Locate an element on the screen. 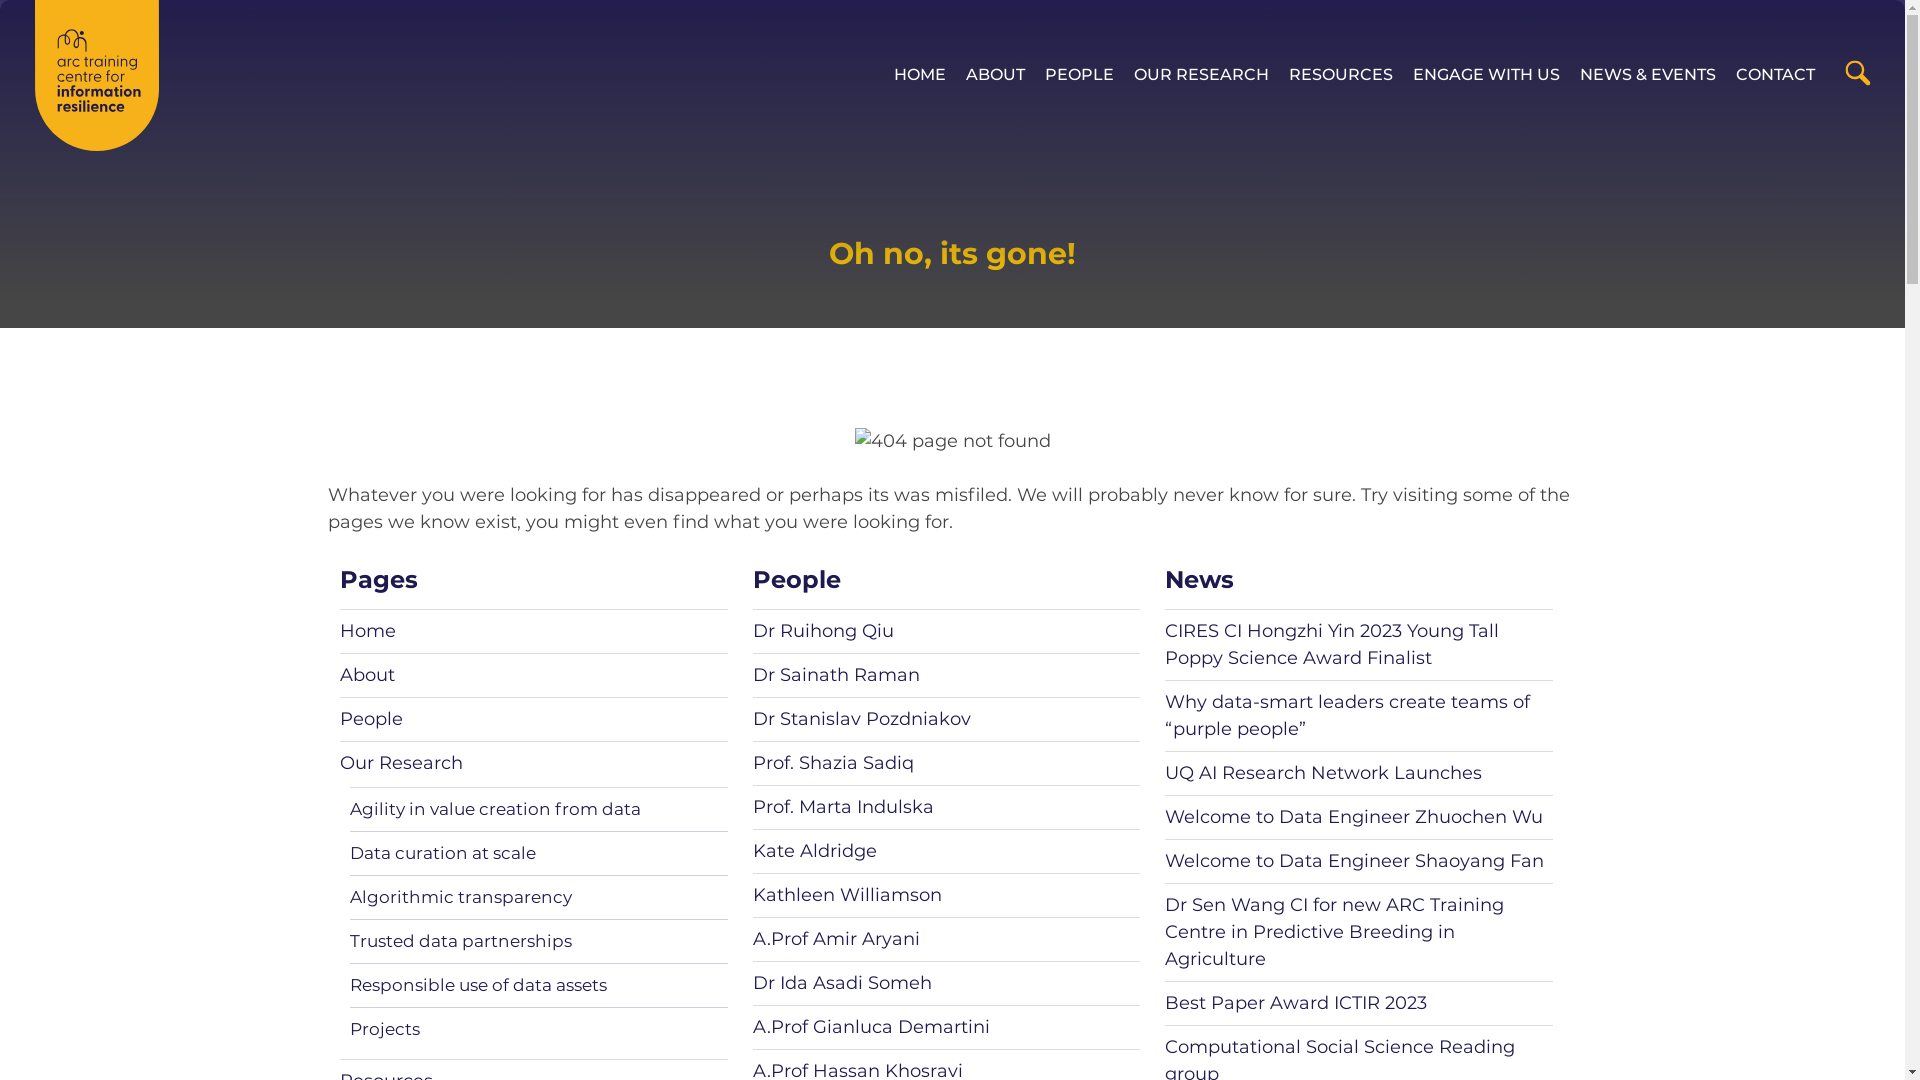 The image size is (1920, 1080). 'ABOUT' is located at coordinates (995, 73).